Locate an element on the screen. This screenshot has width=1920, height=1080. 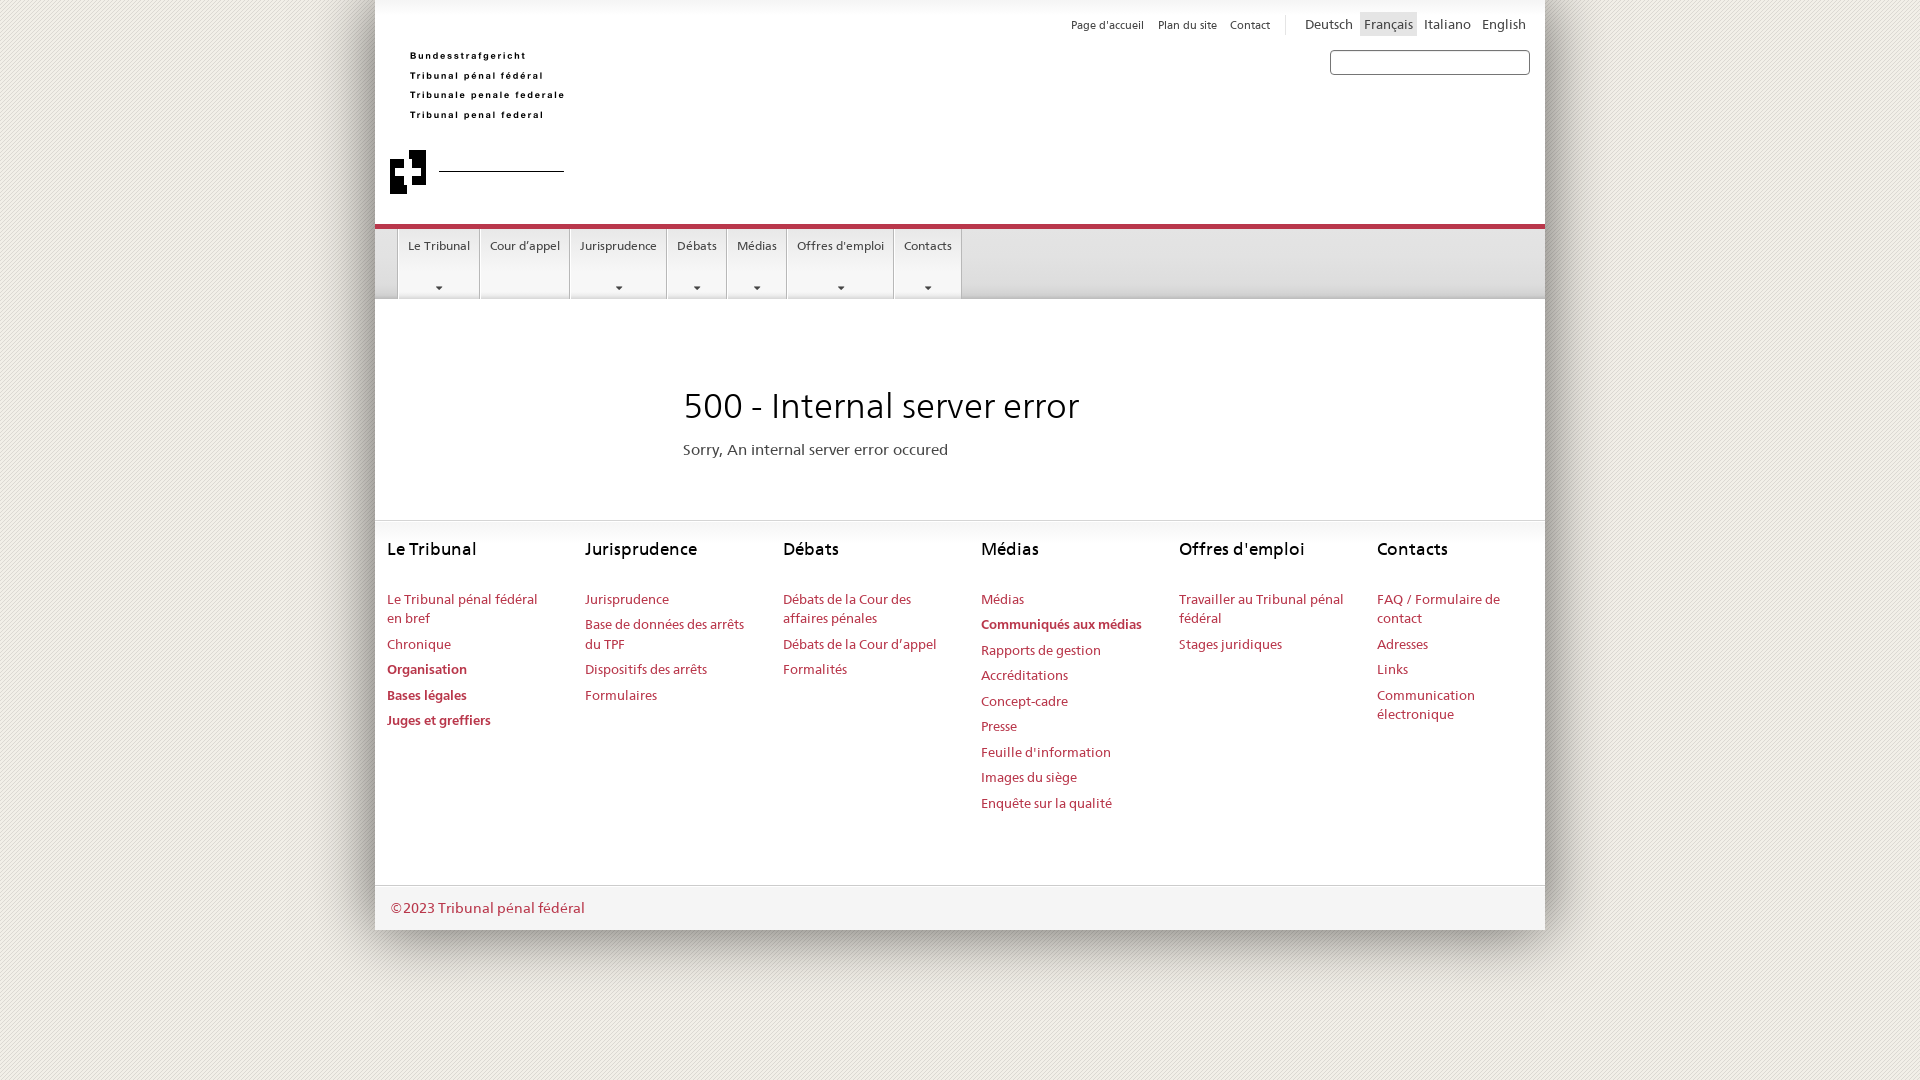
'Contact' is located at coordinates (1248, 24).